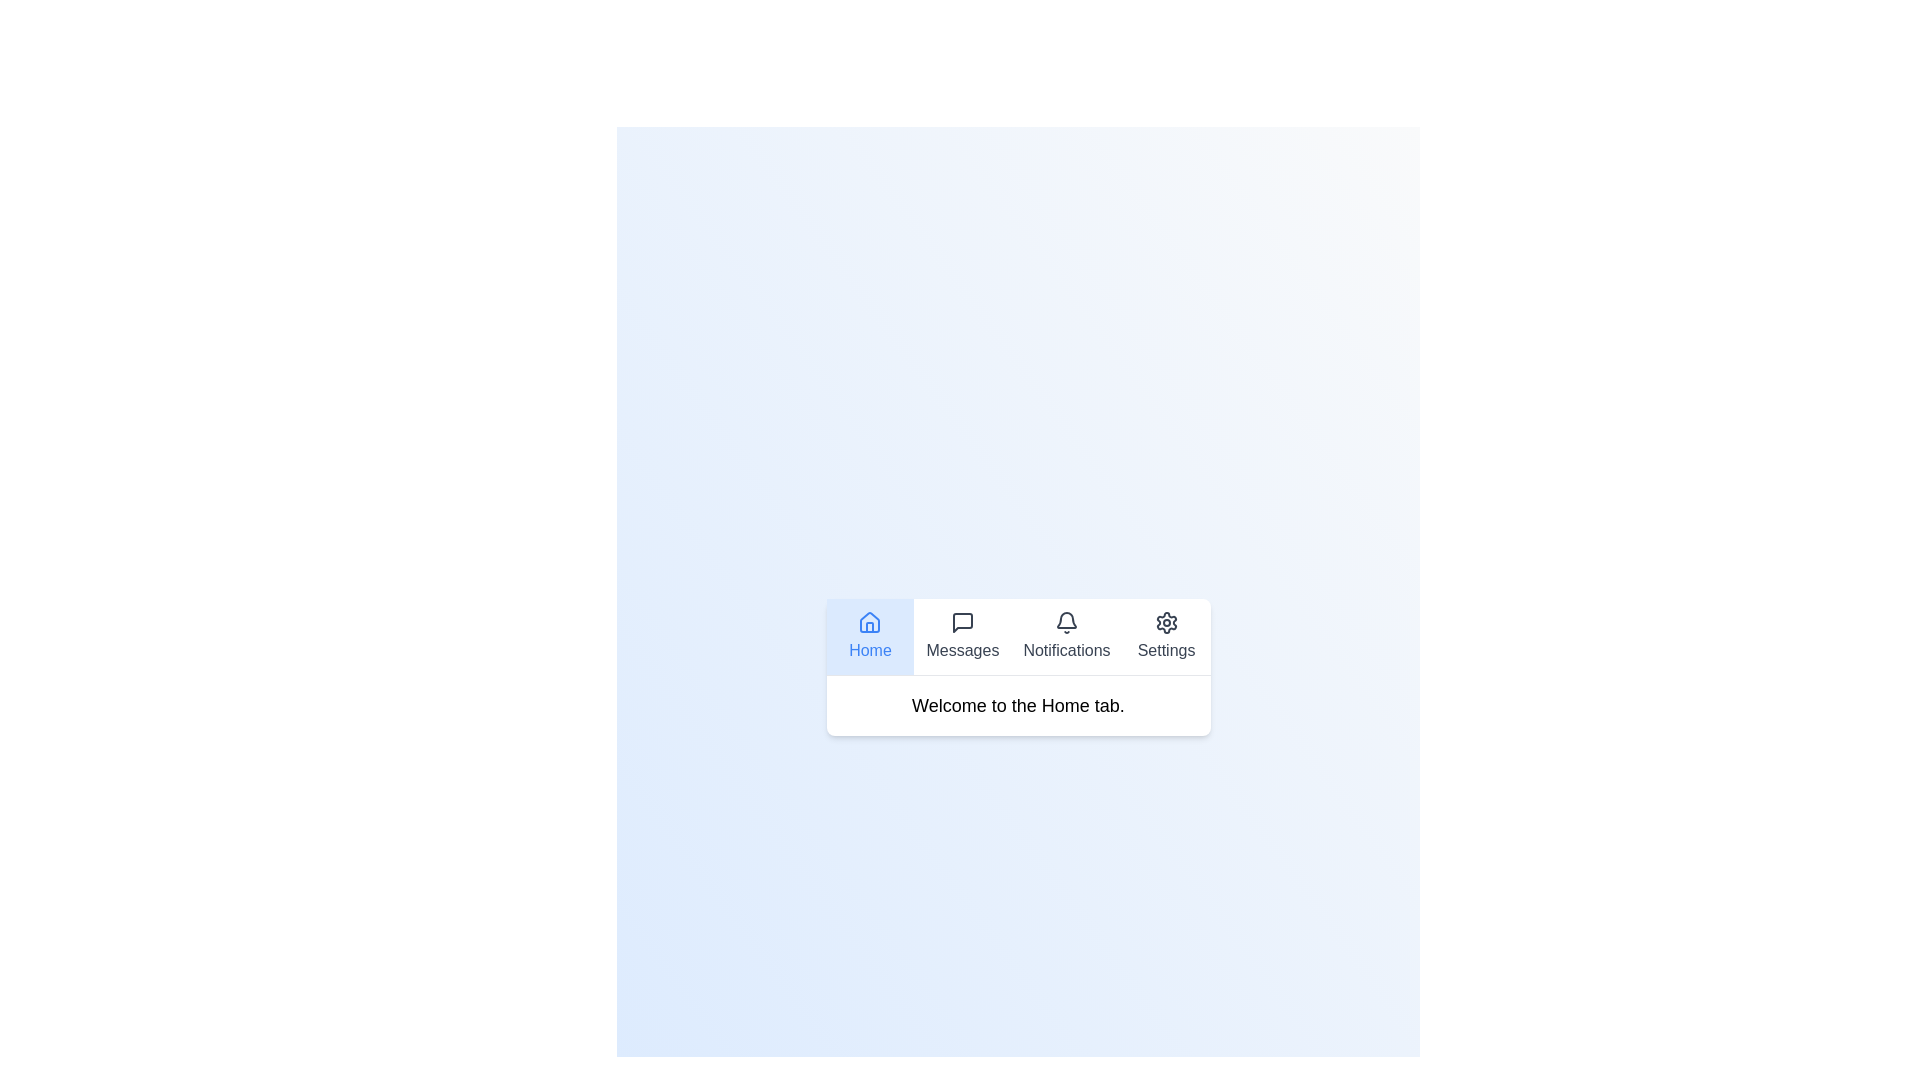 The height and width of the screenshot is (1080, 1920). What do you see at coordinates (1065, 621) in the screenshot?
I see `the bell icon in the navigation bar, located at the top-center of the 'Notifications' subcontainer` at bounding box center [1065, 621].